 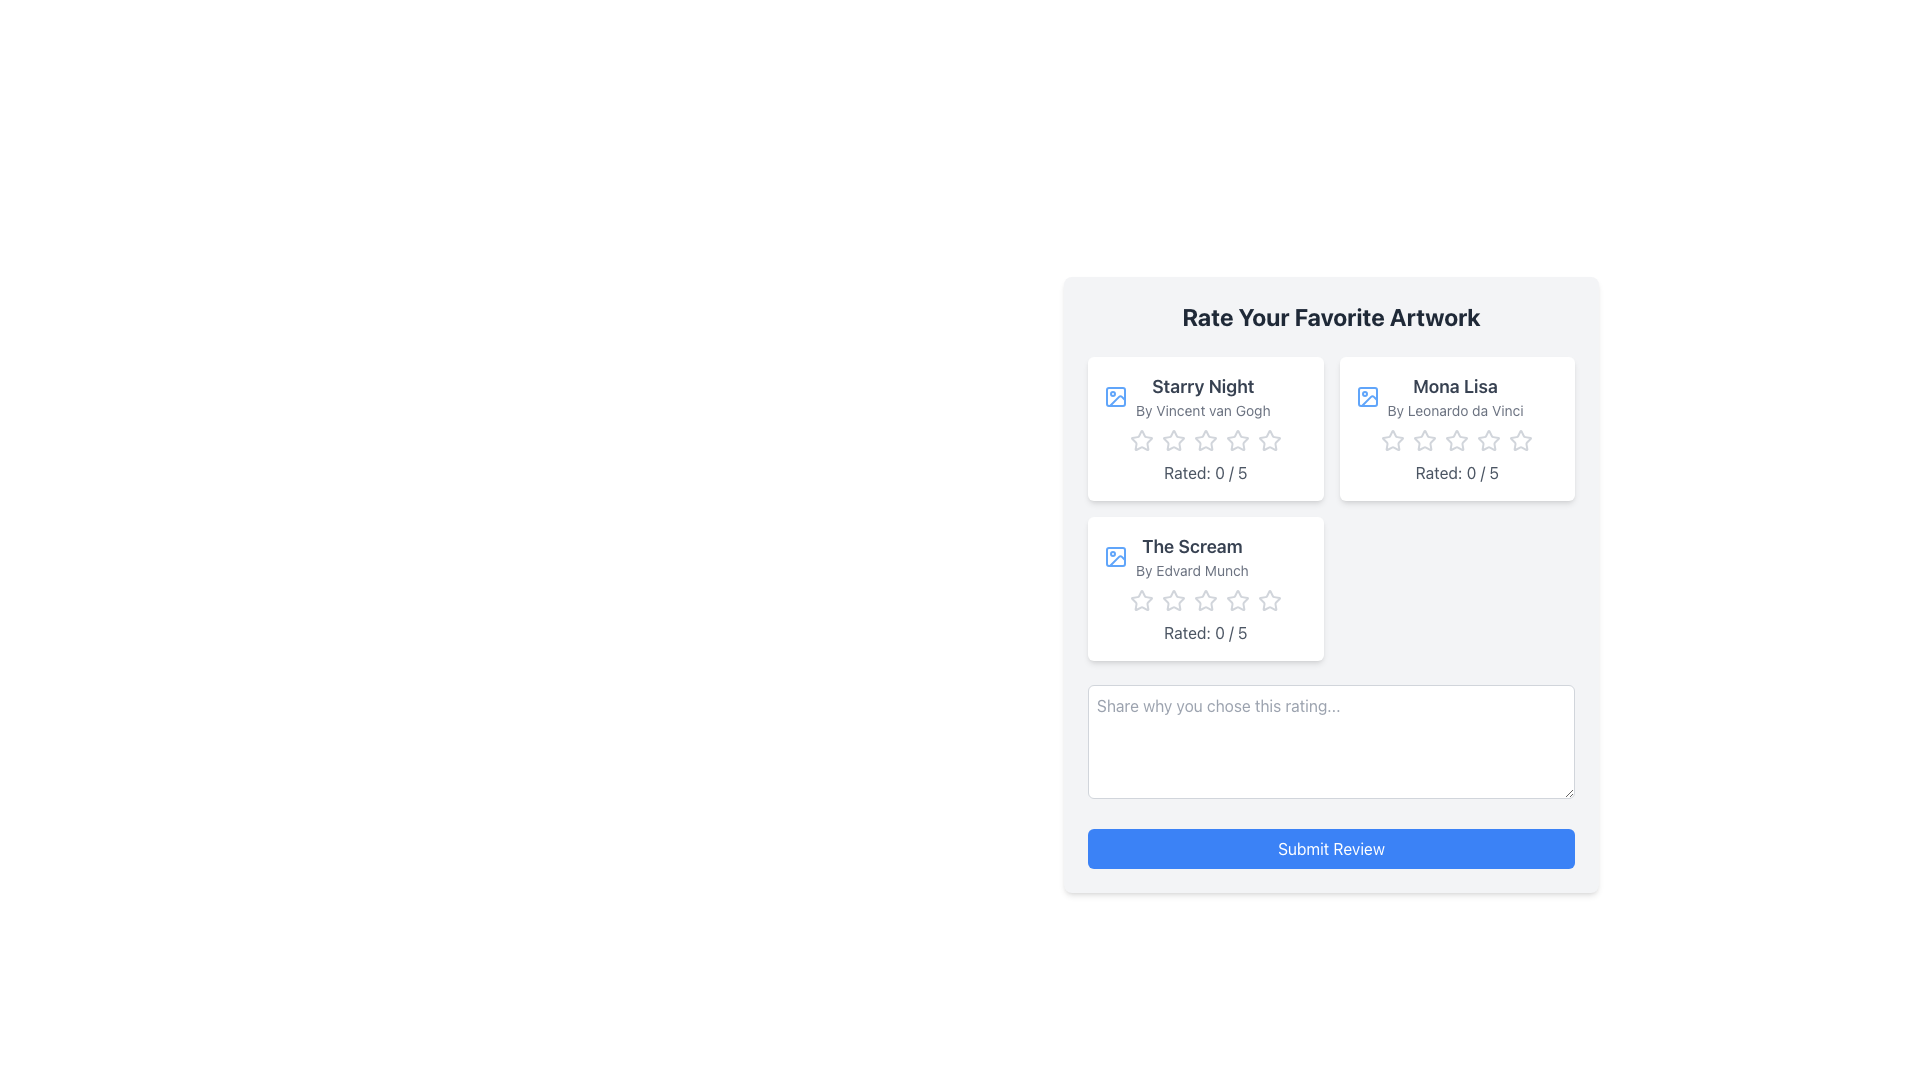 What do you see at coordinates (1204, 473) in the screenshot?
I see `the text label displaying 'Rated: 0 / 5' located below the star rating component for the artwork 'Starry Night By Vincent van Gogh'` at bounding box center [1204, 473].